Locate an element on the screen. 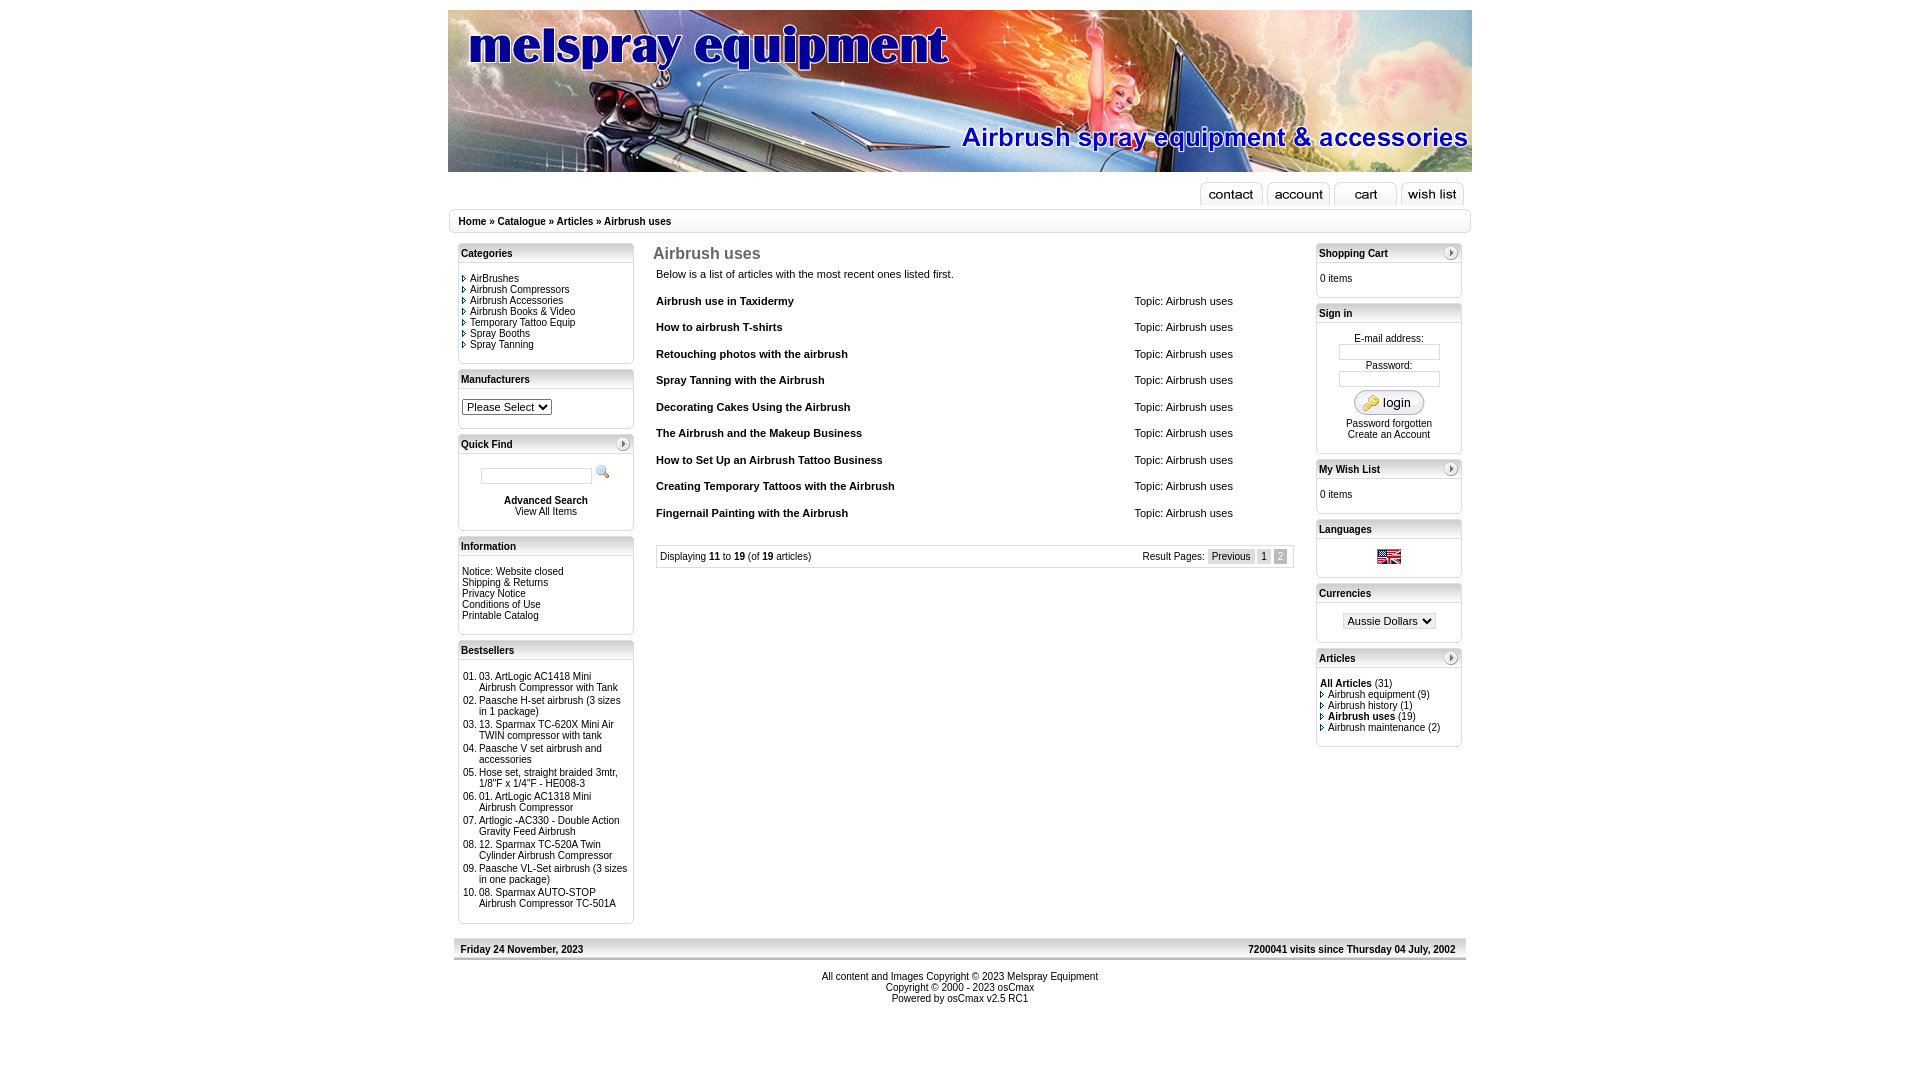 The width and height of the screenshot is (1920, 1080). ' My Account ' is located at coordinates (1298, 193).